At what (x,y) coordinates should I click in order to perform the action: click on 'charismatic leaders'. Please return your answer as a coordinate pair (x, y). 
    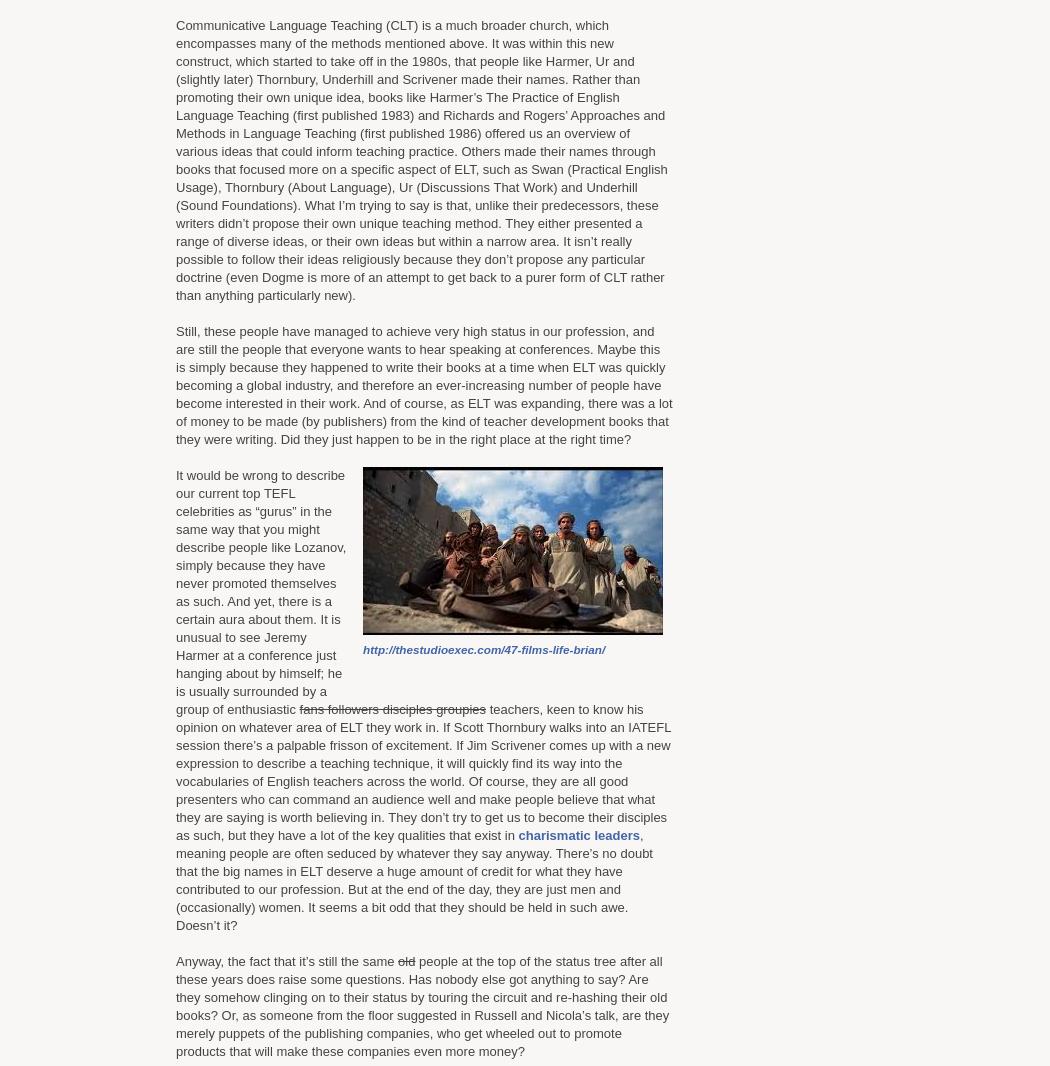
    Looking at the image, I should click on (577, 835).